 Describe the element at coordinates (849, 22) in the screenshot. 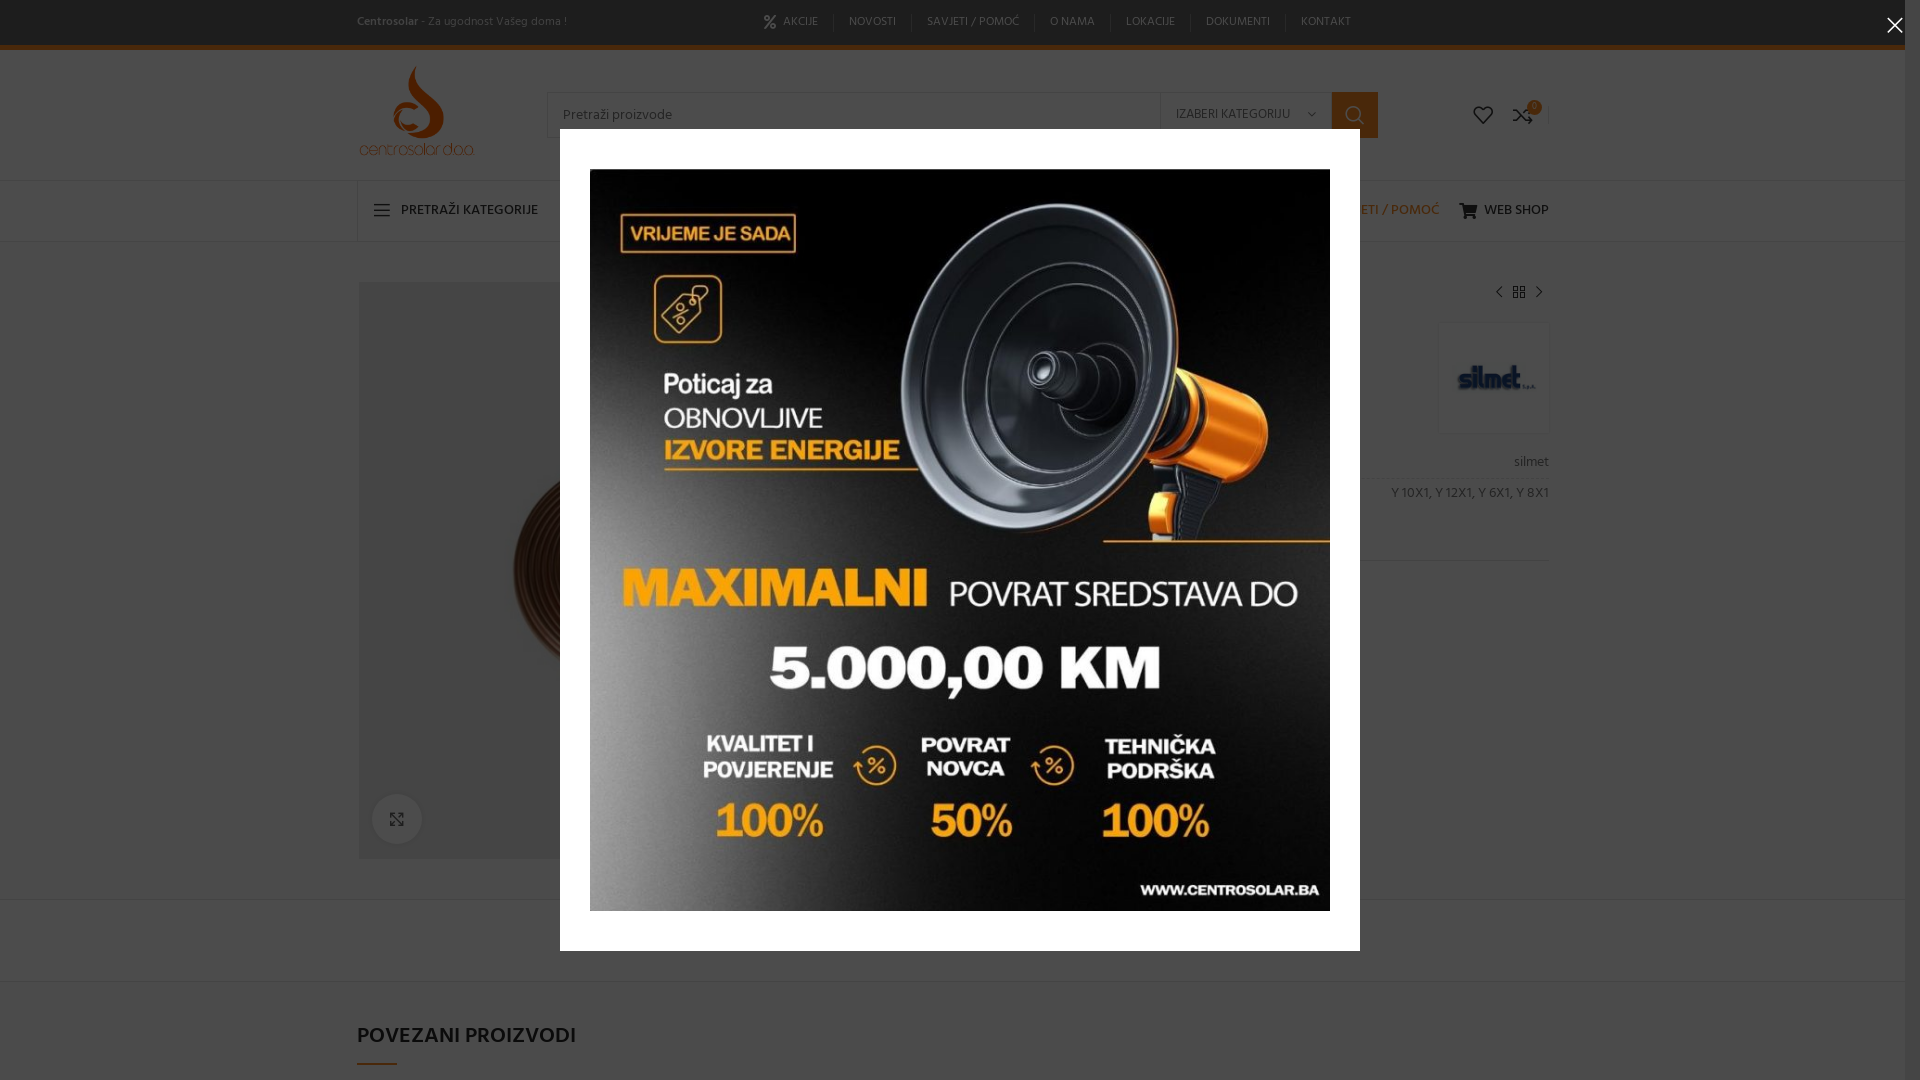

I see `'NOVOSTI'` at that location.